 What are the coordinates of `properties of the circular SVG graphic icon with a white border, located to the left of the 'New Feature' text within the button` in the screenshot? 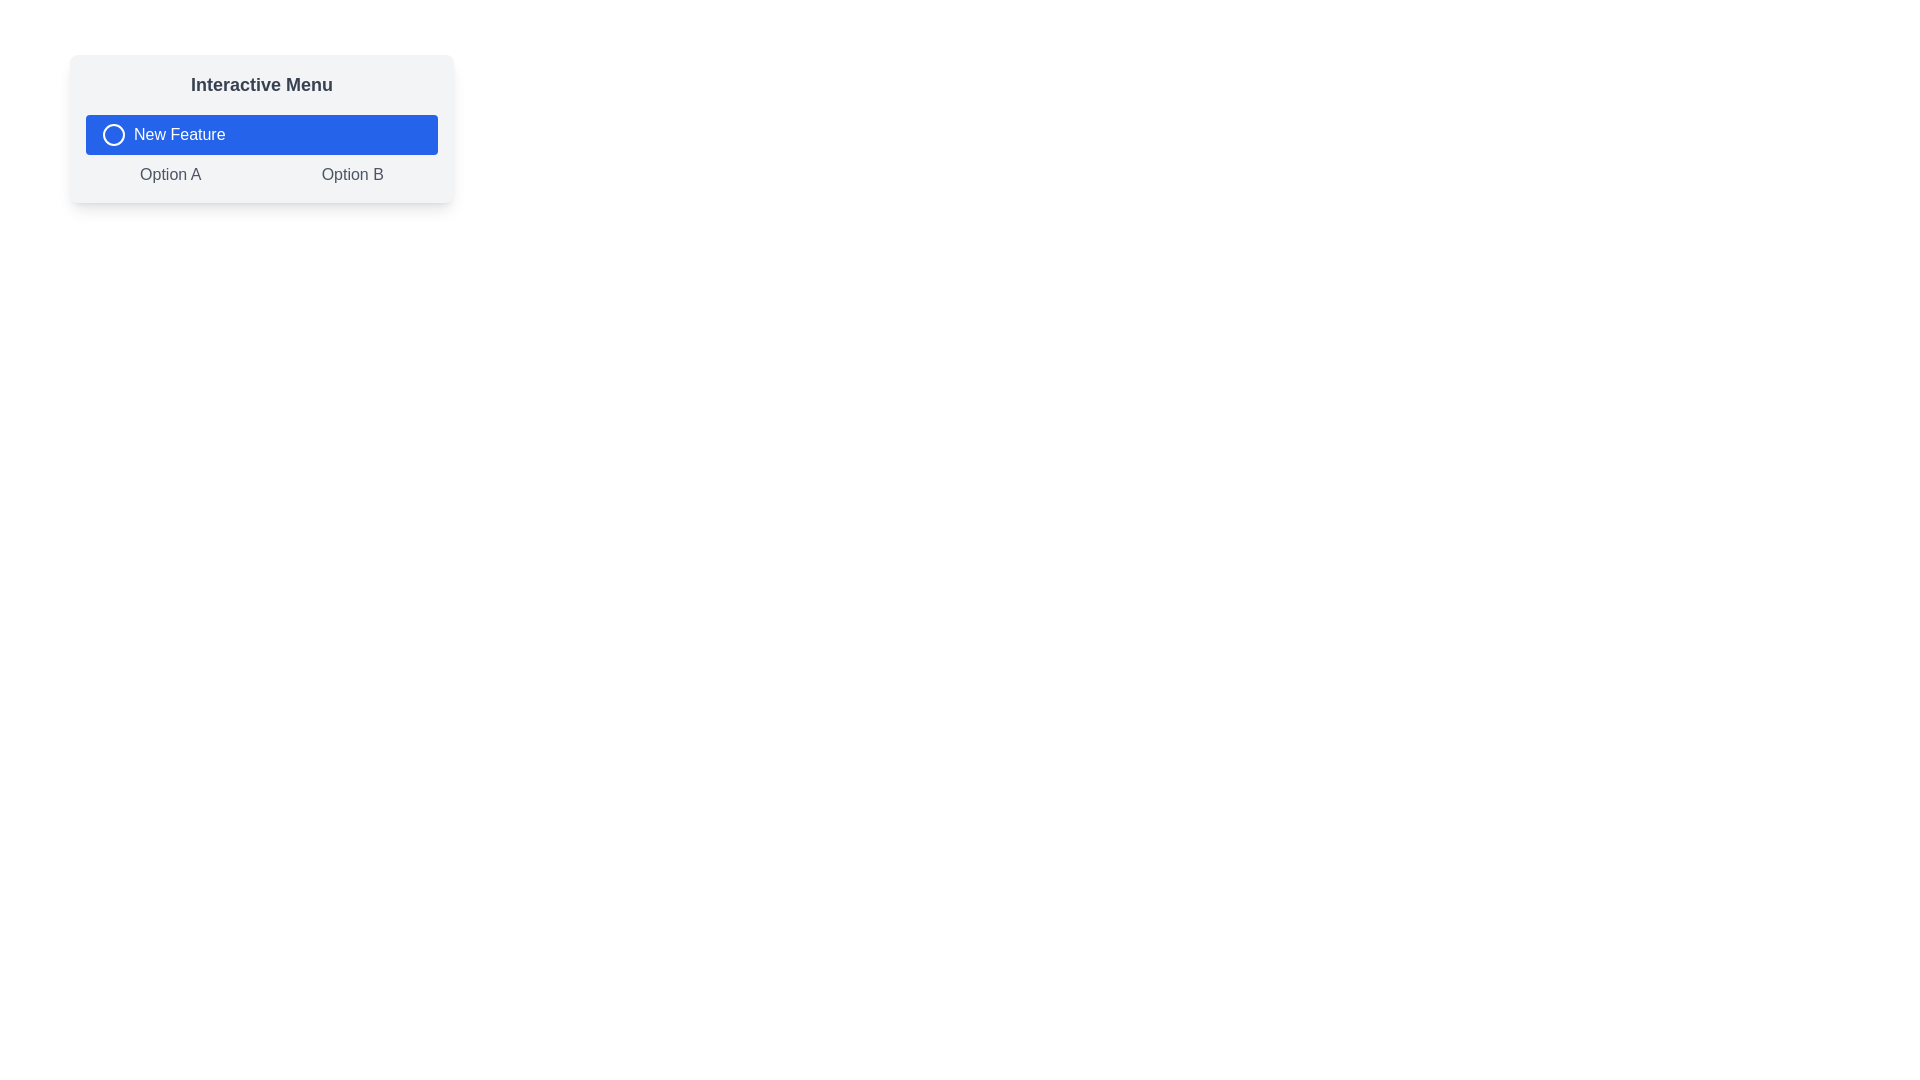 It's located at (113, 135).